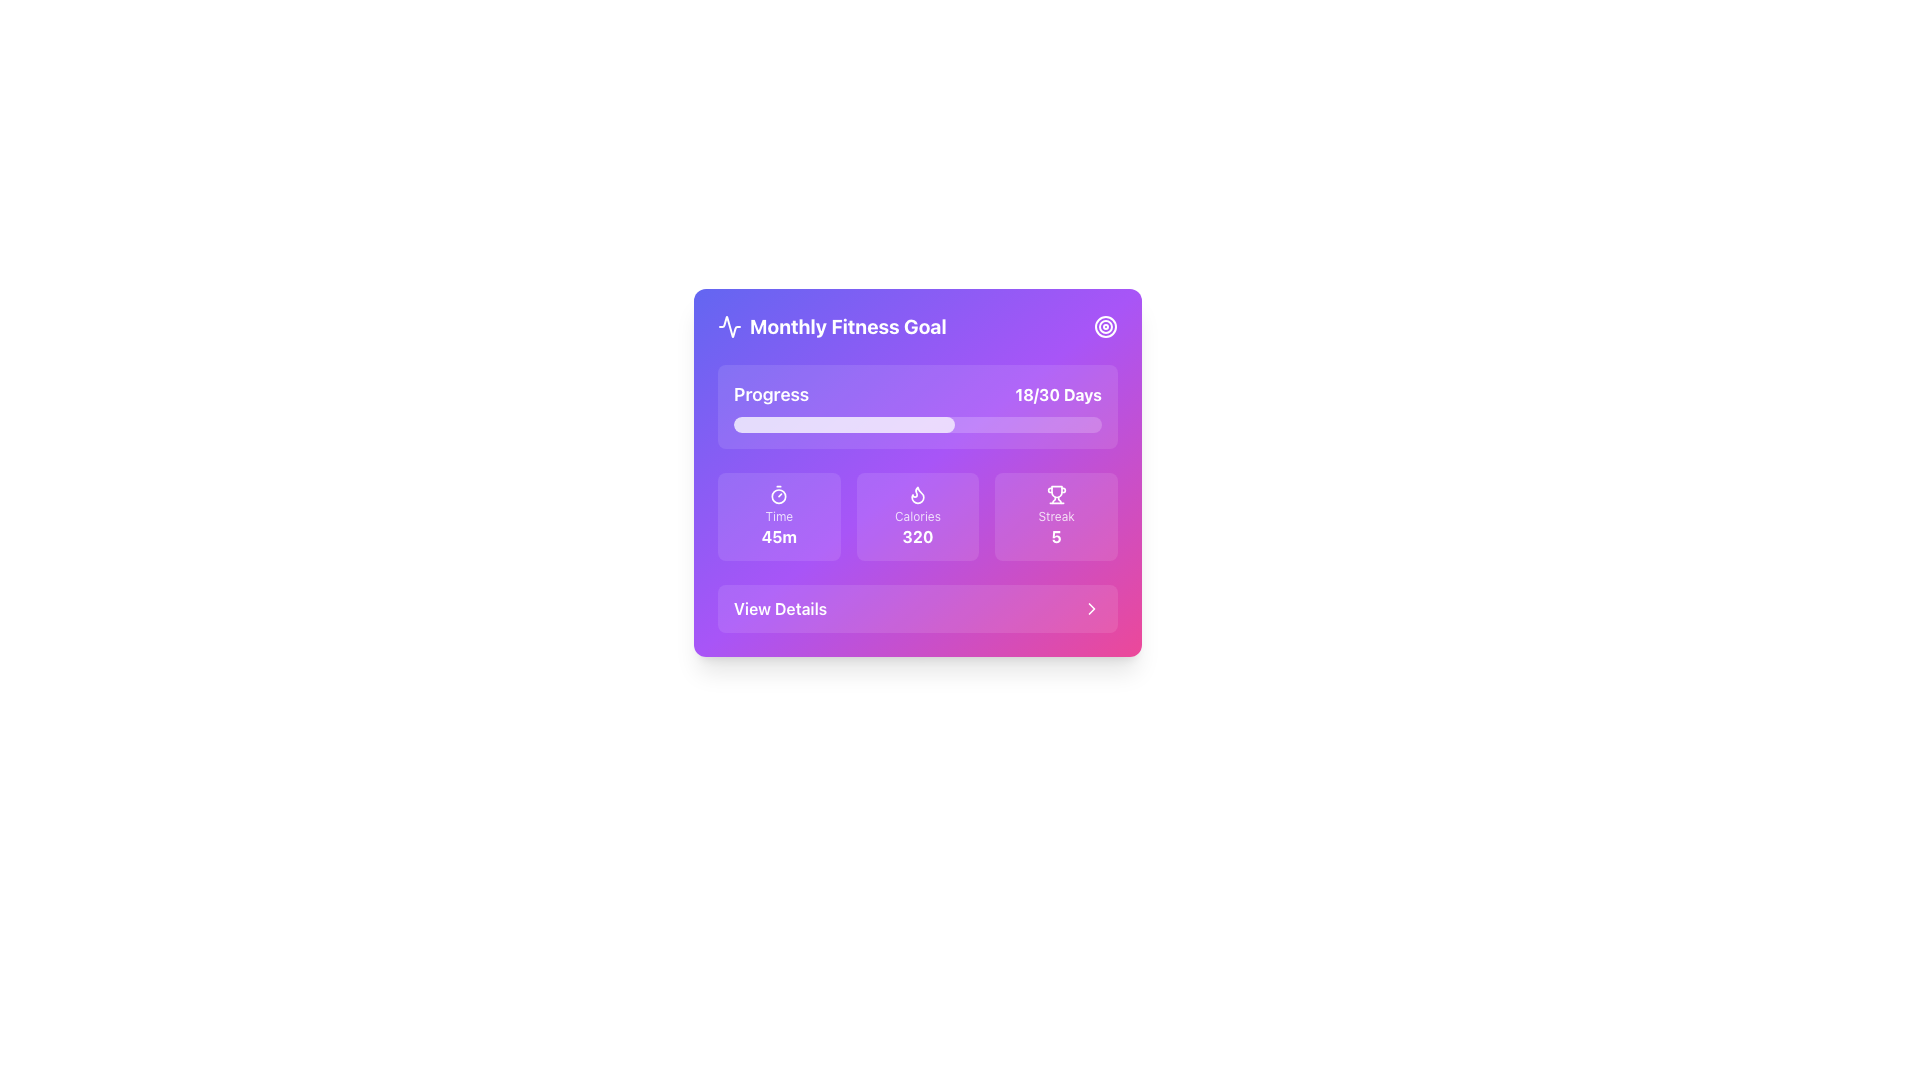  I want to click on the decorative icon located in the top-left corner of the 'Monthly Fitness Goal' card, adjacent to the title text, so click(728, 326).